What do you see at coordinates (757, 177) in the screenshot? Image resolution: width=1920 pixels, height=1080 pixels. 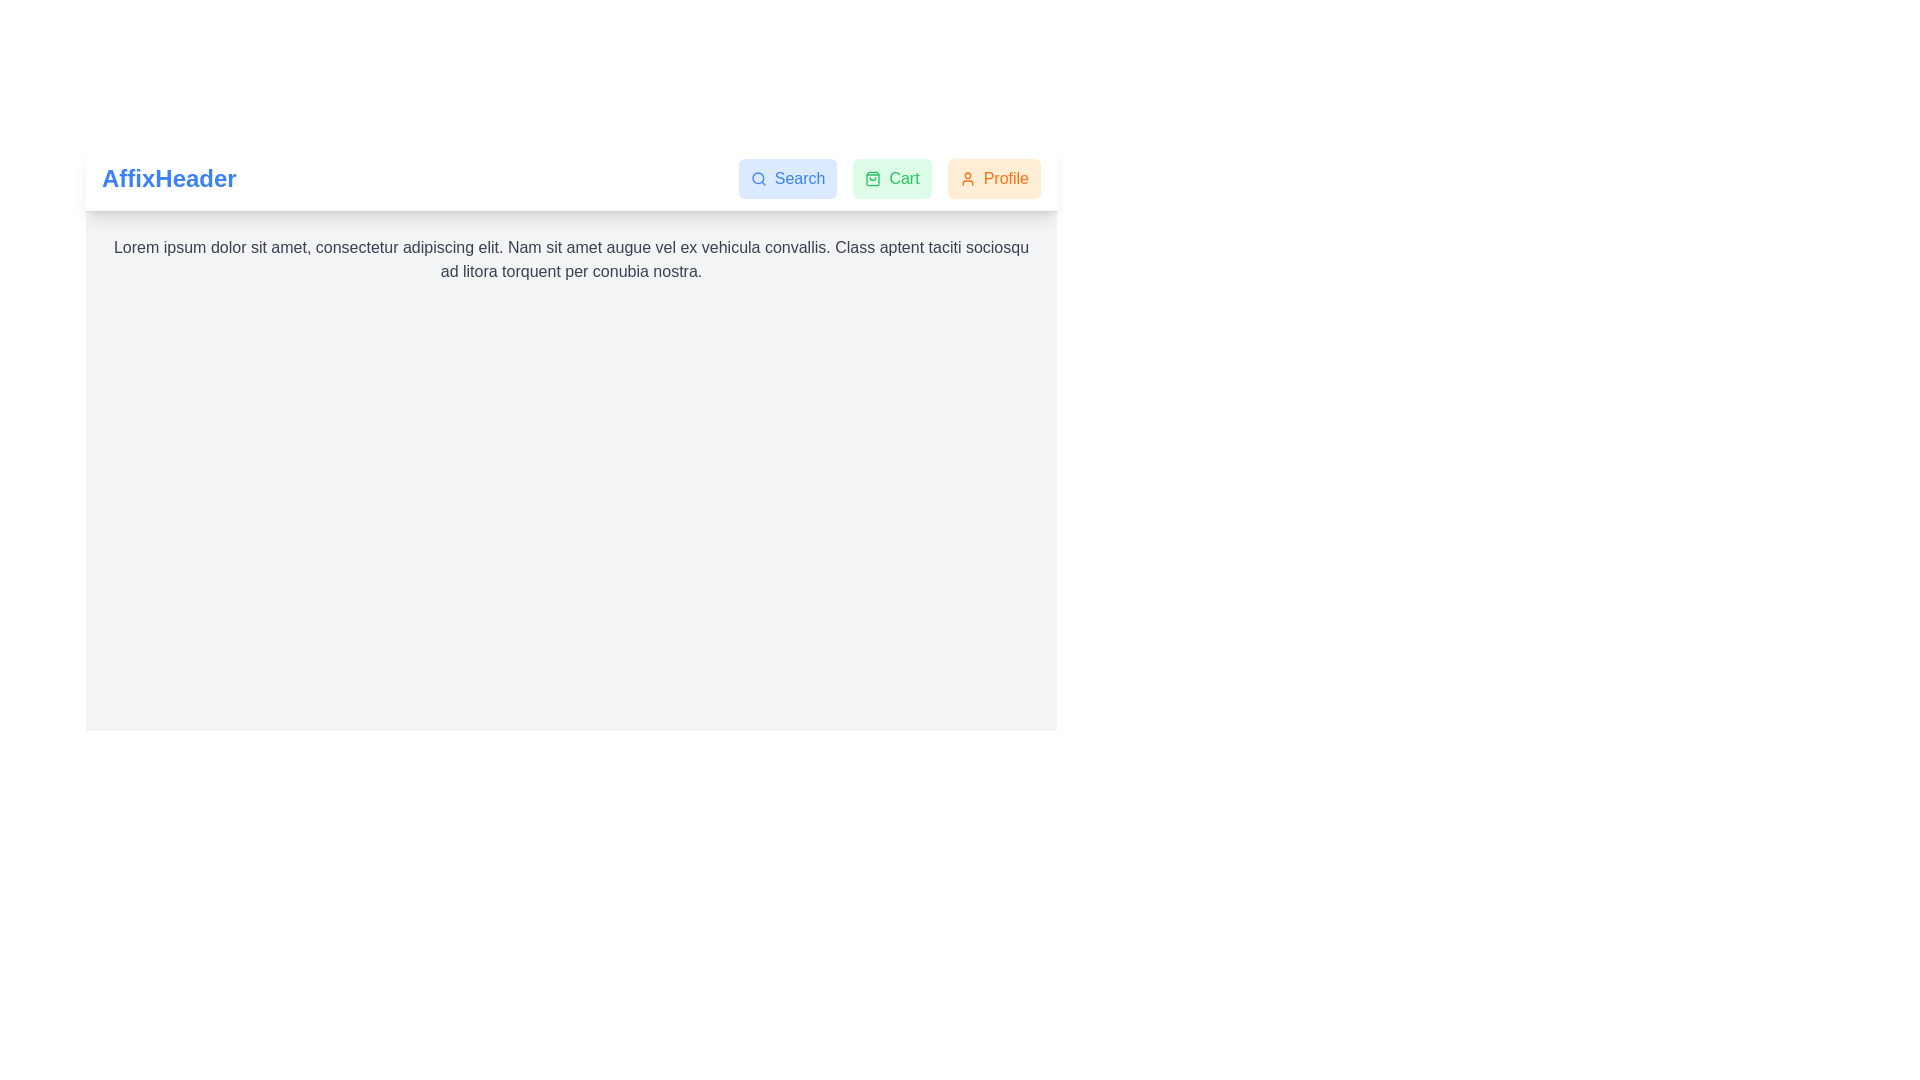 I see `the 'Search' button which features a small magnifying glass icon integrated within it, located in the top navigation bar` at bounding box center [757, 177].